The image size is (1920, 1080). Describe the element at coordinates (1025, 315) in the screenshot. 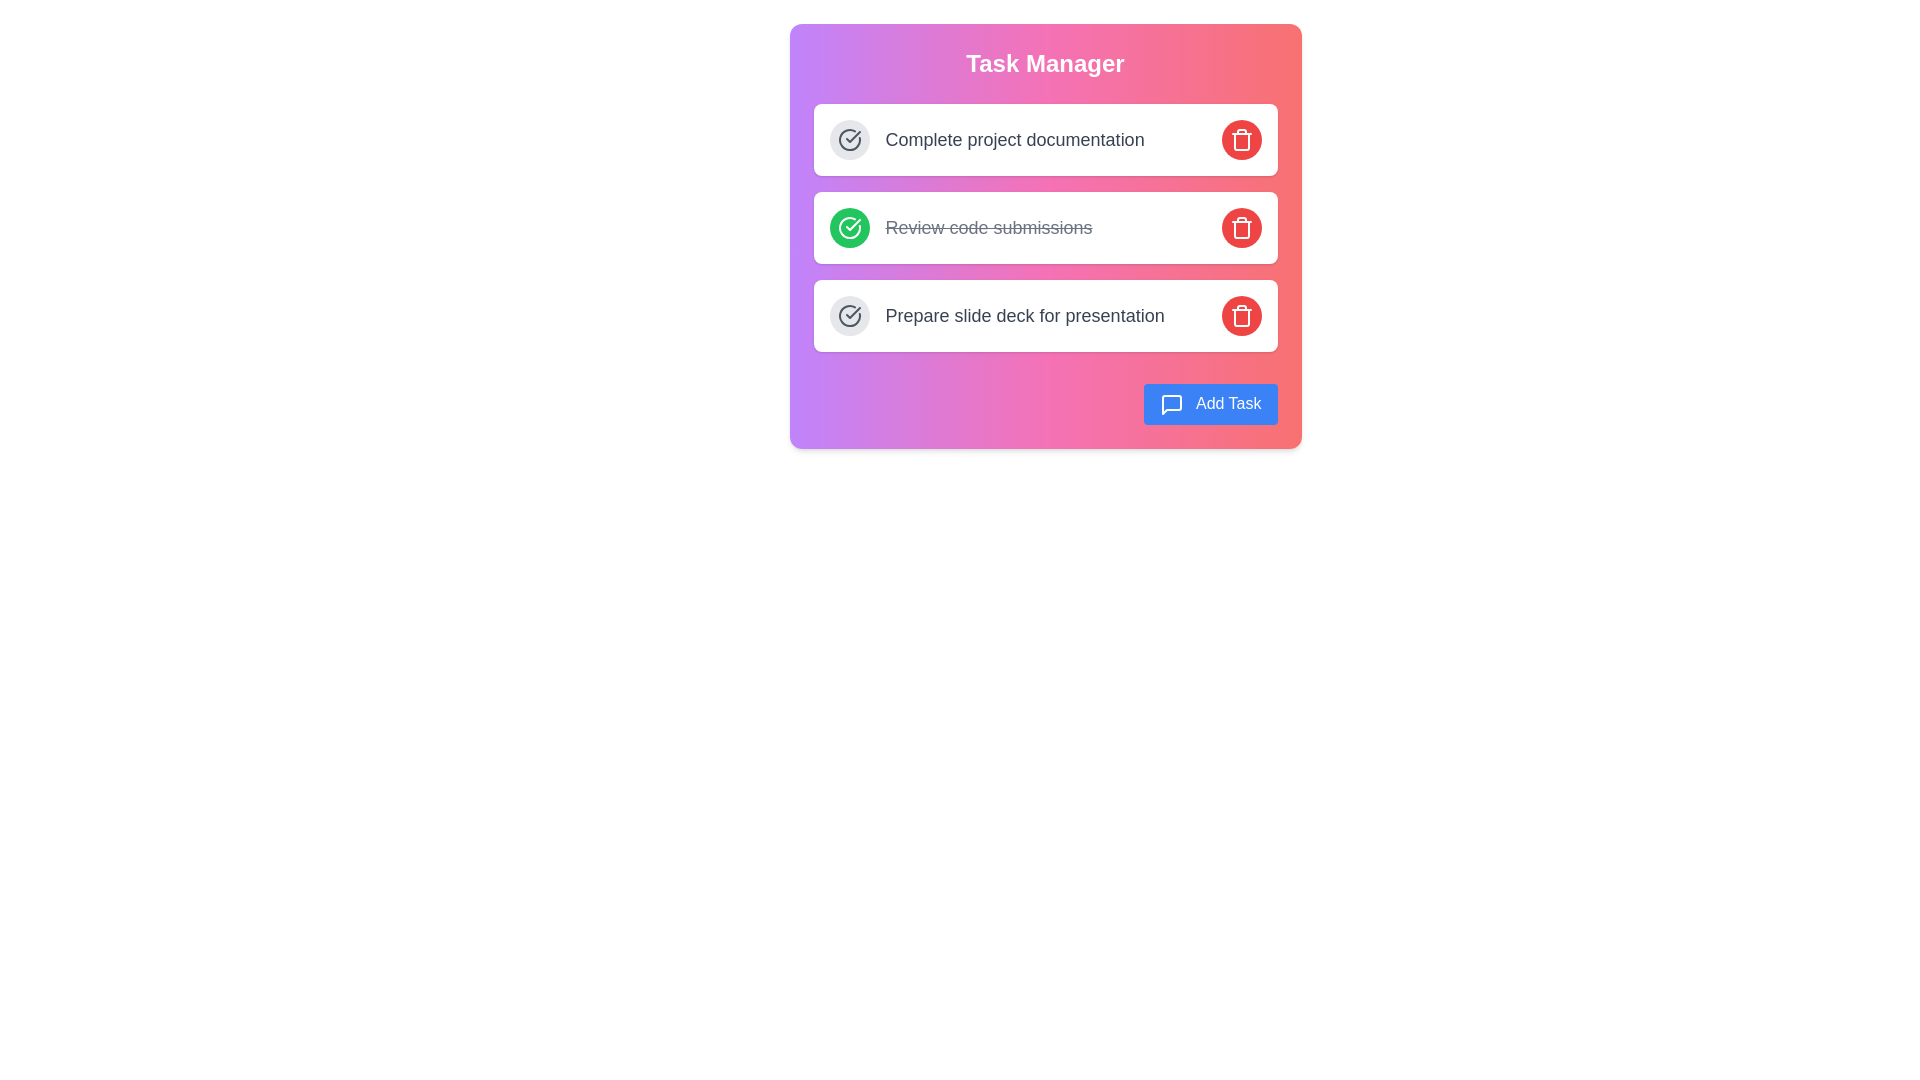

I see `the static text label that serves as the description for the third task in the task management interface` at that location.